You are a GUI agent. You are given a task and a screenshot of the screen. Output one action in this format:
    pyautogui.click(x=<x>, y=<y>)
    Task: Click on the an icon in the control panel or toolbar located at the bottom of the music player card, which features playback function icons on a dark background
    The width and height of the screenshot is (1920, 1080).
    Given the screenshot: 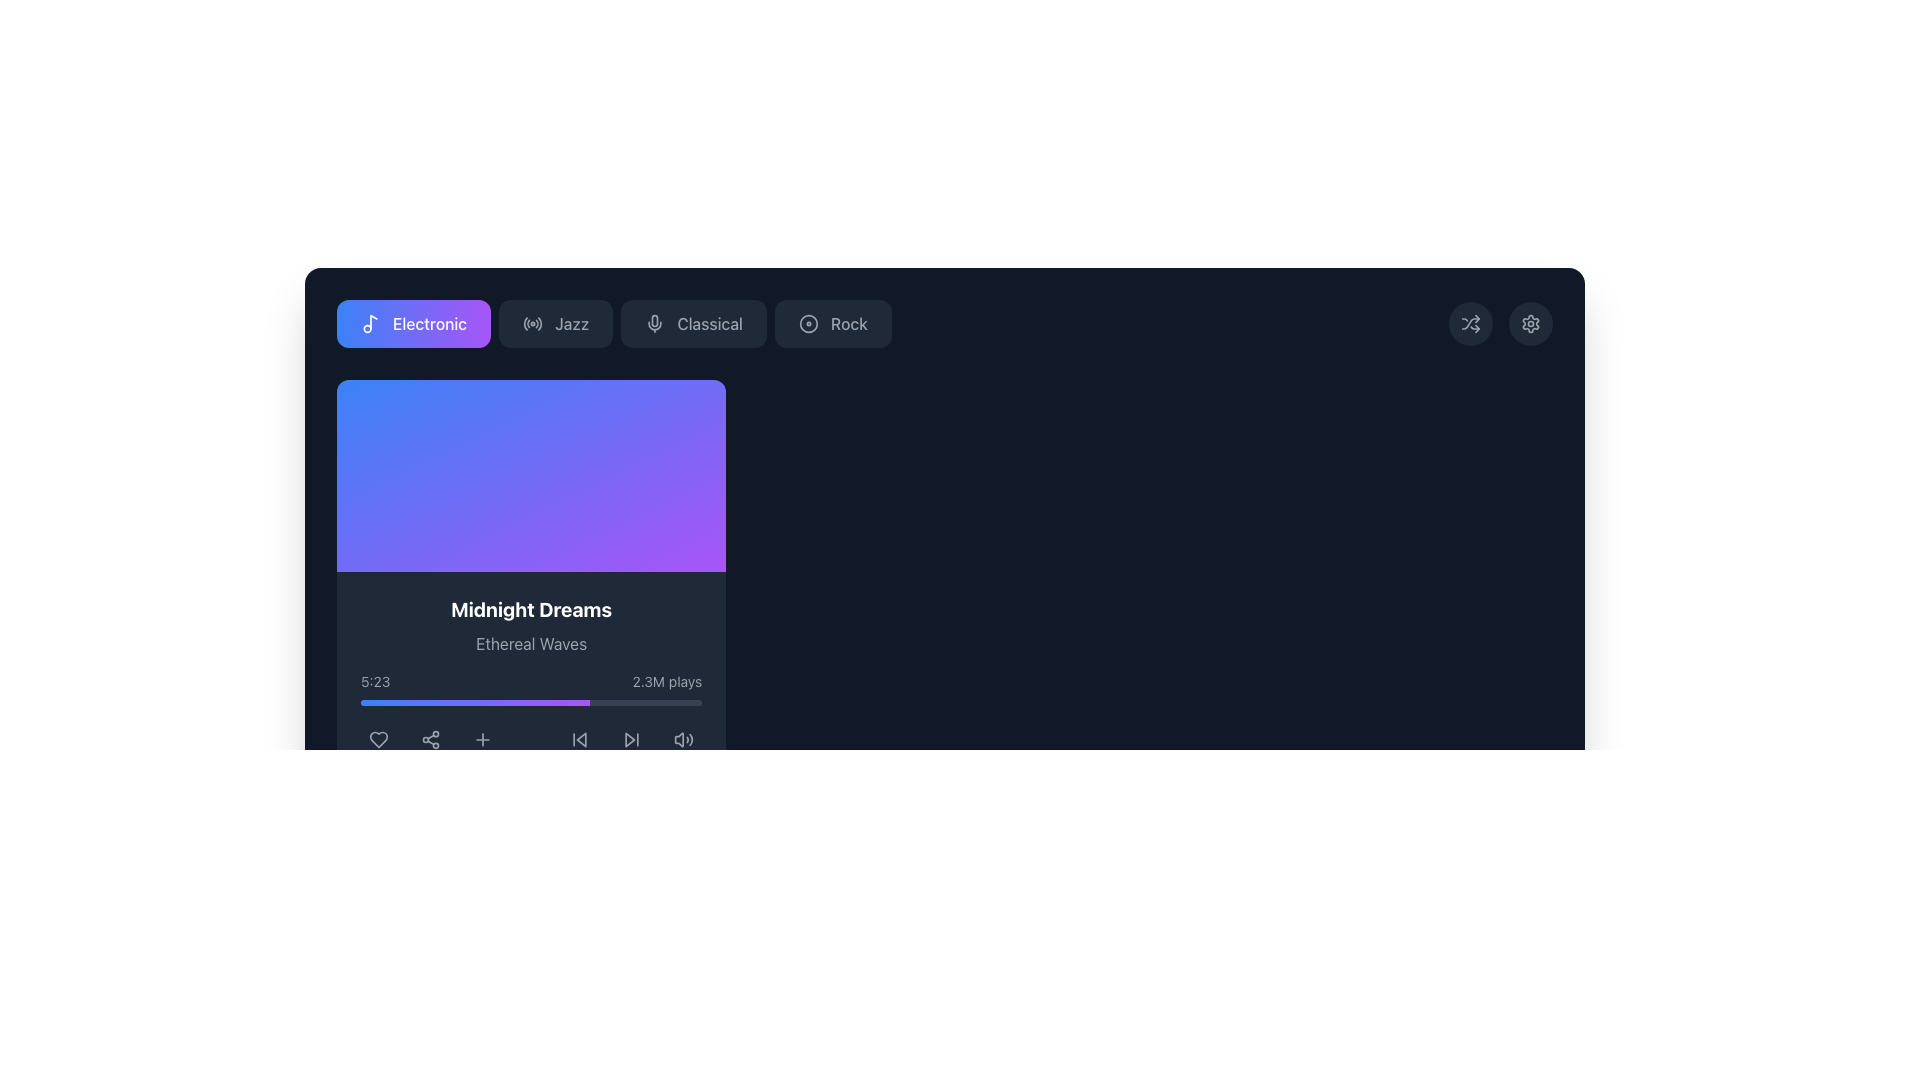 What is the action you would take?
    pyautogui.click(x=531, y=740)
    